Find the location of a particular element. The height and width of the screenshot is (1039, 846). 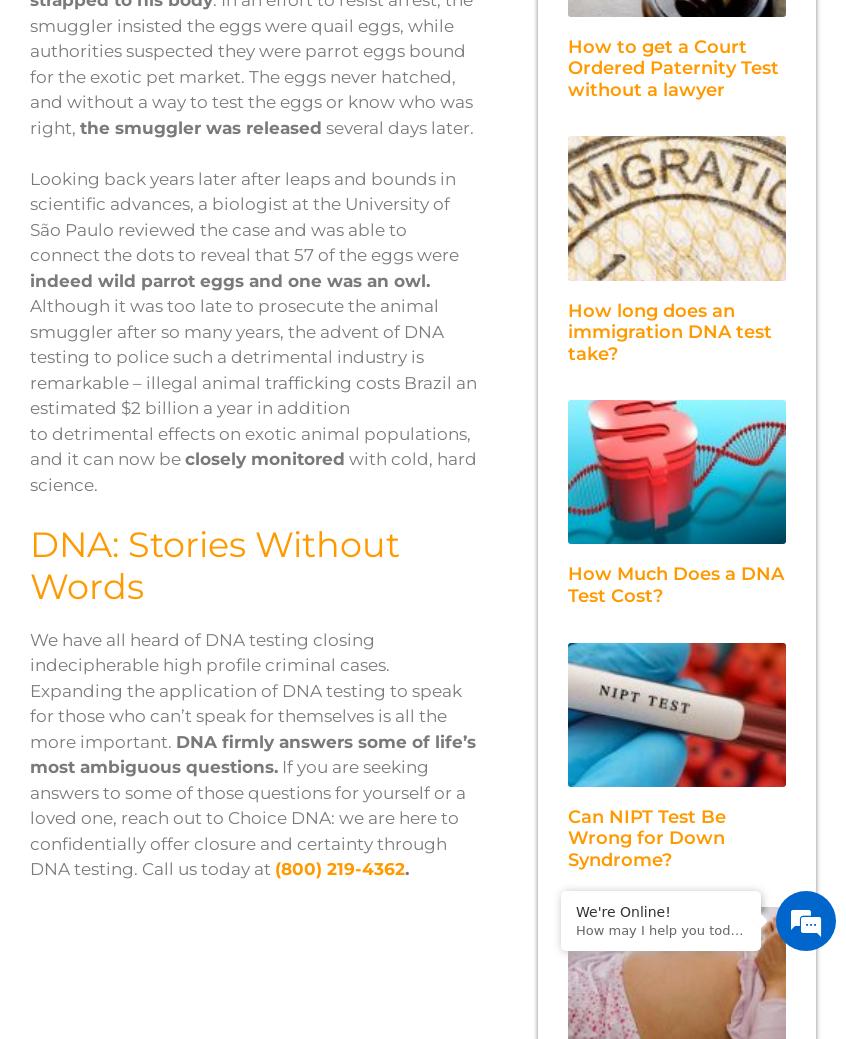

'How may I help you today?' is located at coordinates (575, 930).